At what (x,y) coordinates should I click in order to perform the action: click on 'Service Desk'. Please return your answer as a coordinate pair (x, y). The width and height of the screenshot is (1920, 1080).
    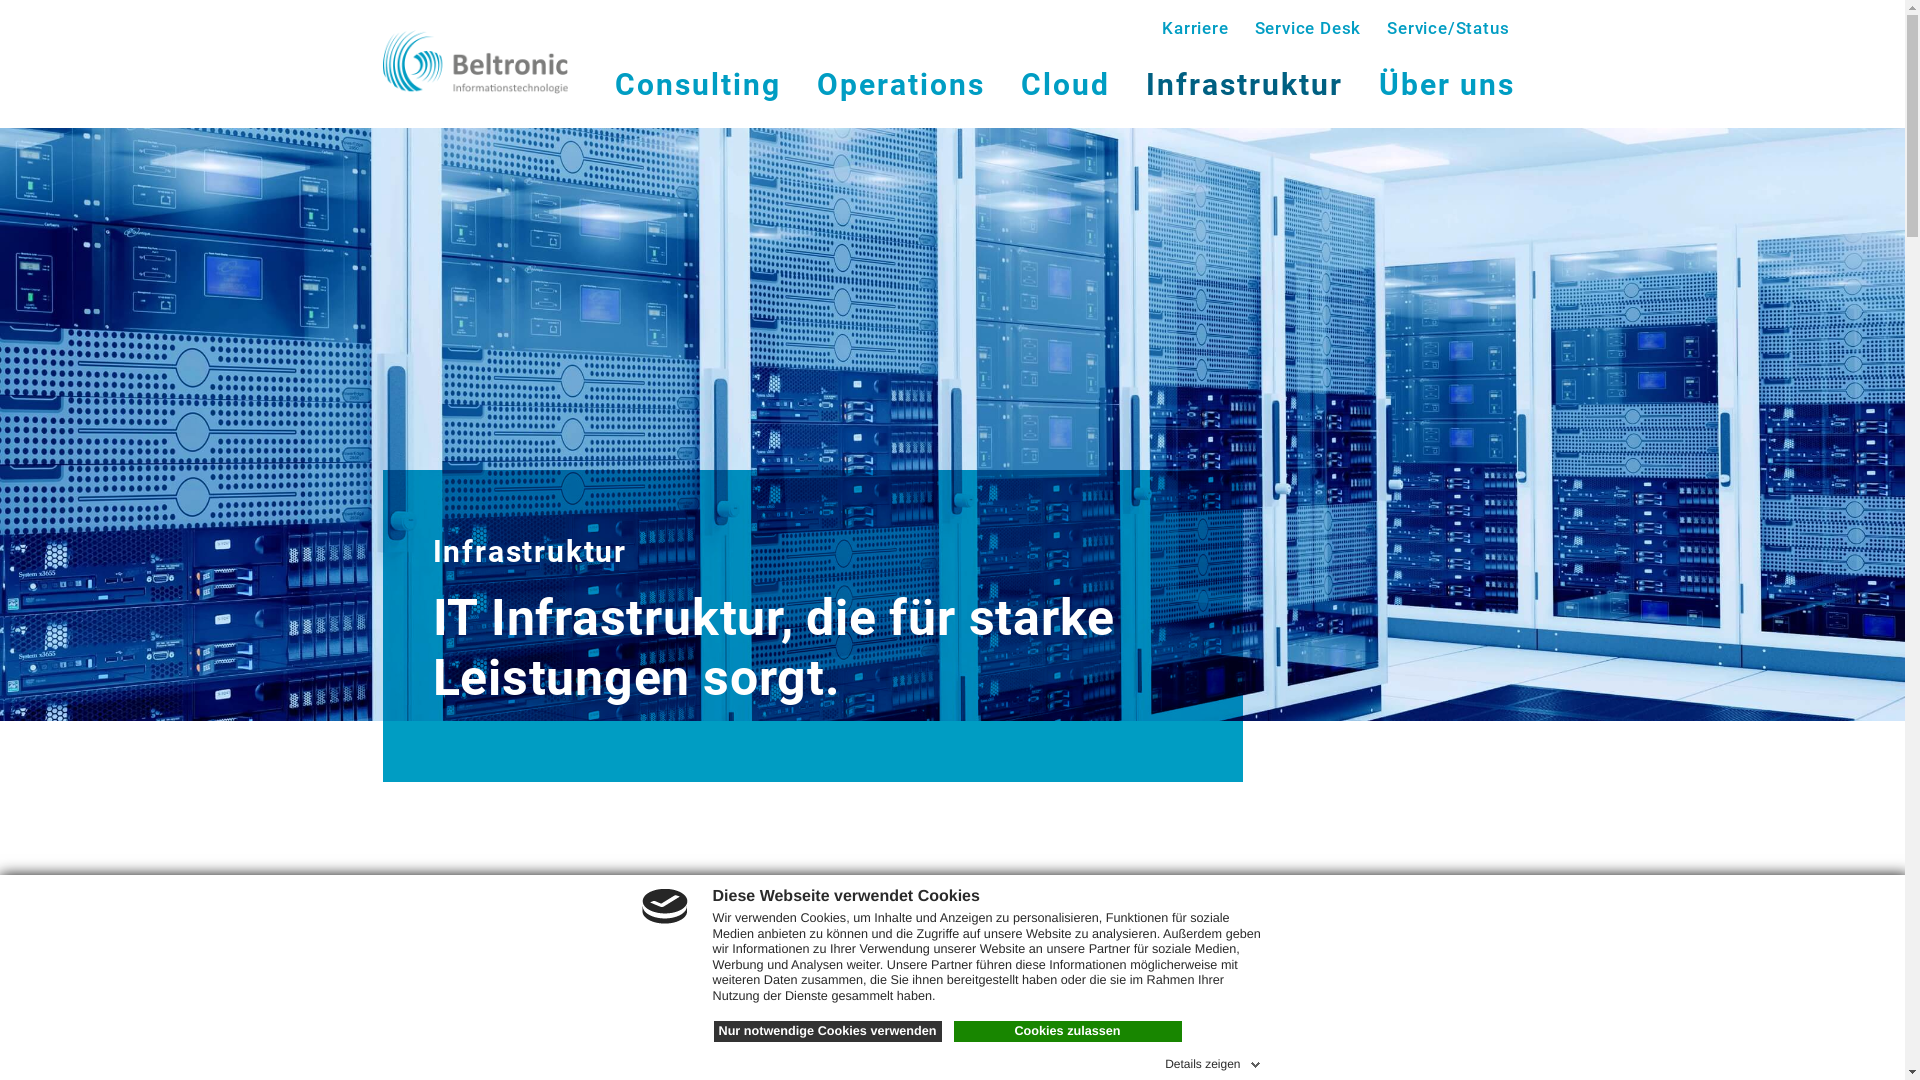
    Looking at the image, I should click on (1308, 36).